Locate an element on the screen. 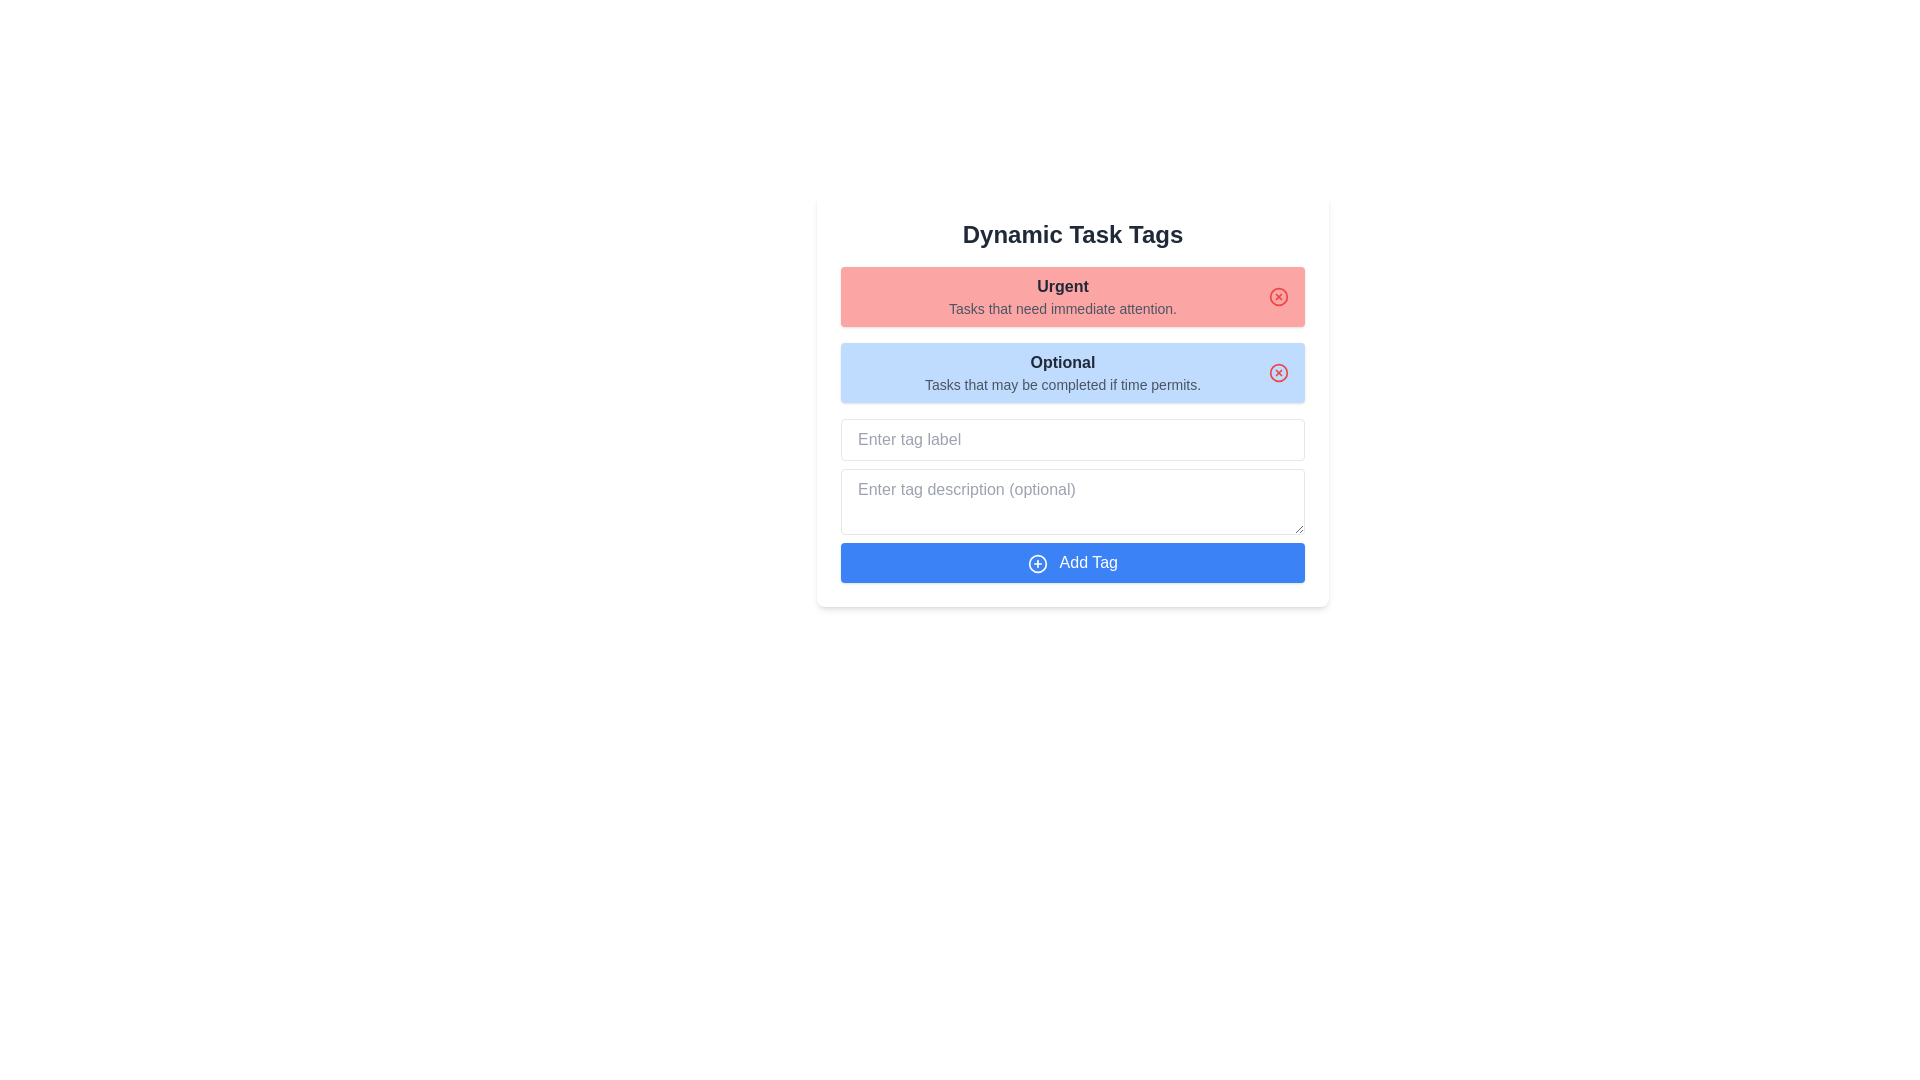 Image resolution: width=1920 pixels, height=1080 pixels. the close icon button with an 'X' symbol in the upper-right corner of the blue 'Optional' section is located at coordinates (1277, 373).